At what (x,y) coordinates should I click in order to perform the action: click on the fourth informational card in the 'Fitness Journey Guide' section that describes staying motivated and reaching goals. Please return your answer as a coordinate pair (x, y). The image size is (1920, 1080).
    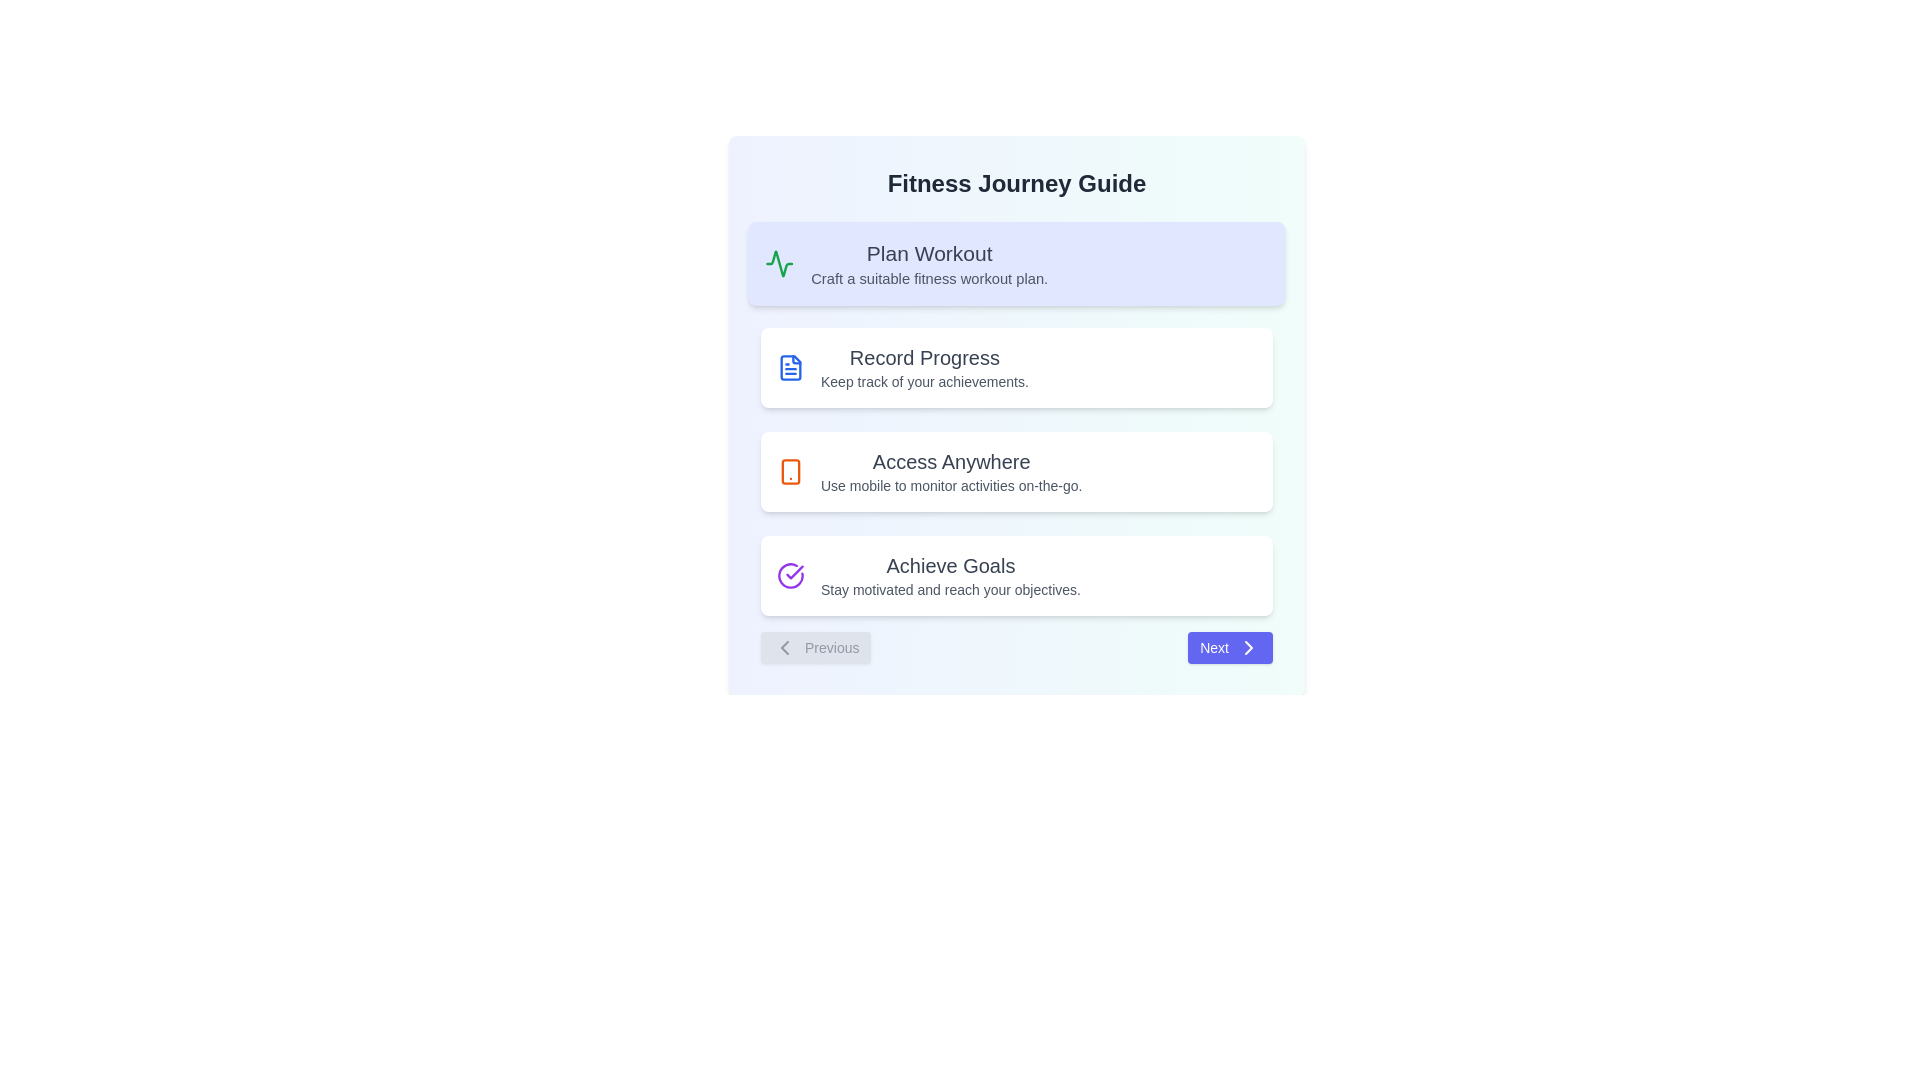
    Looking at the image, I should click on (1017, 575).